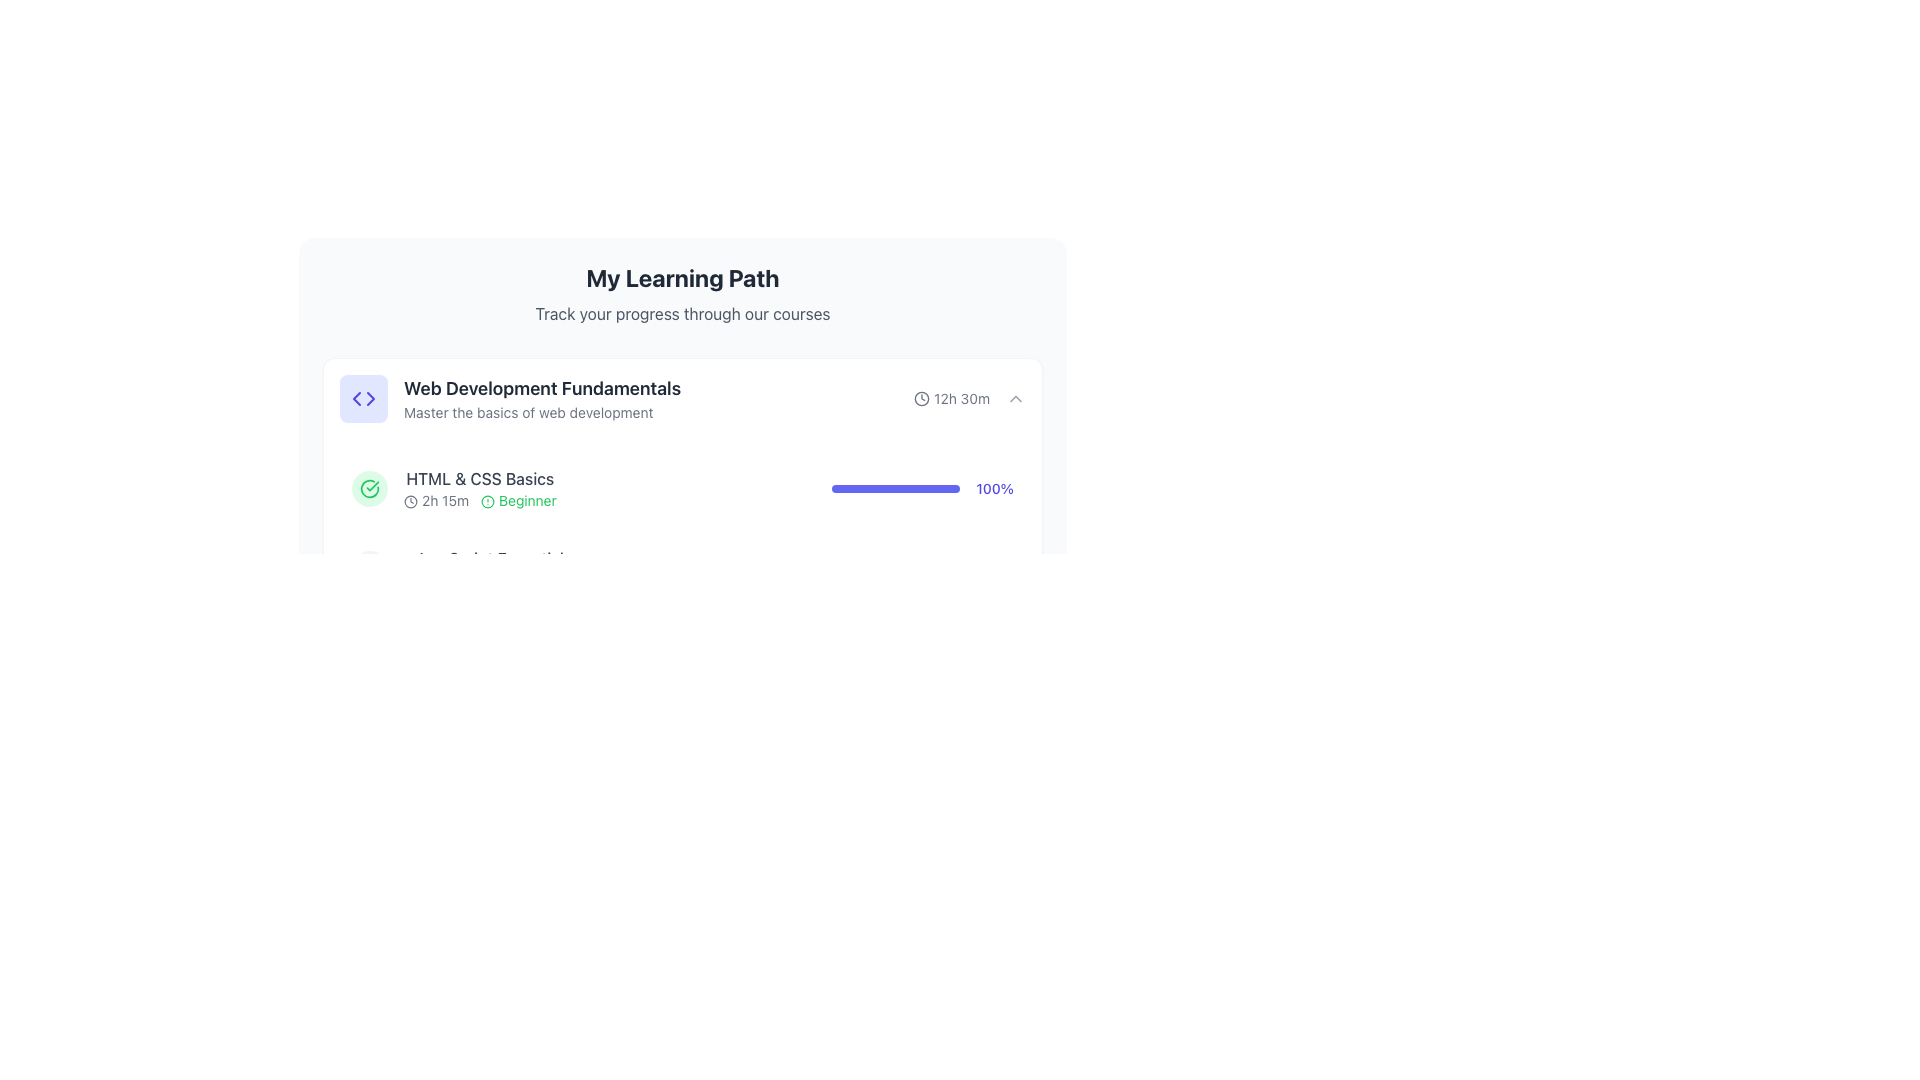 This screenshot has width=1920, height=1080. What do you see at coordinates (369, 569) in the screenshot?
I see `the circular button with a light gray background and a play icon` at bounding box center [369, 569].